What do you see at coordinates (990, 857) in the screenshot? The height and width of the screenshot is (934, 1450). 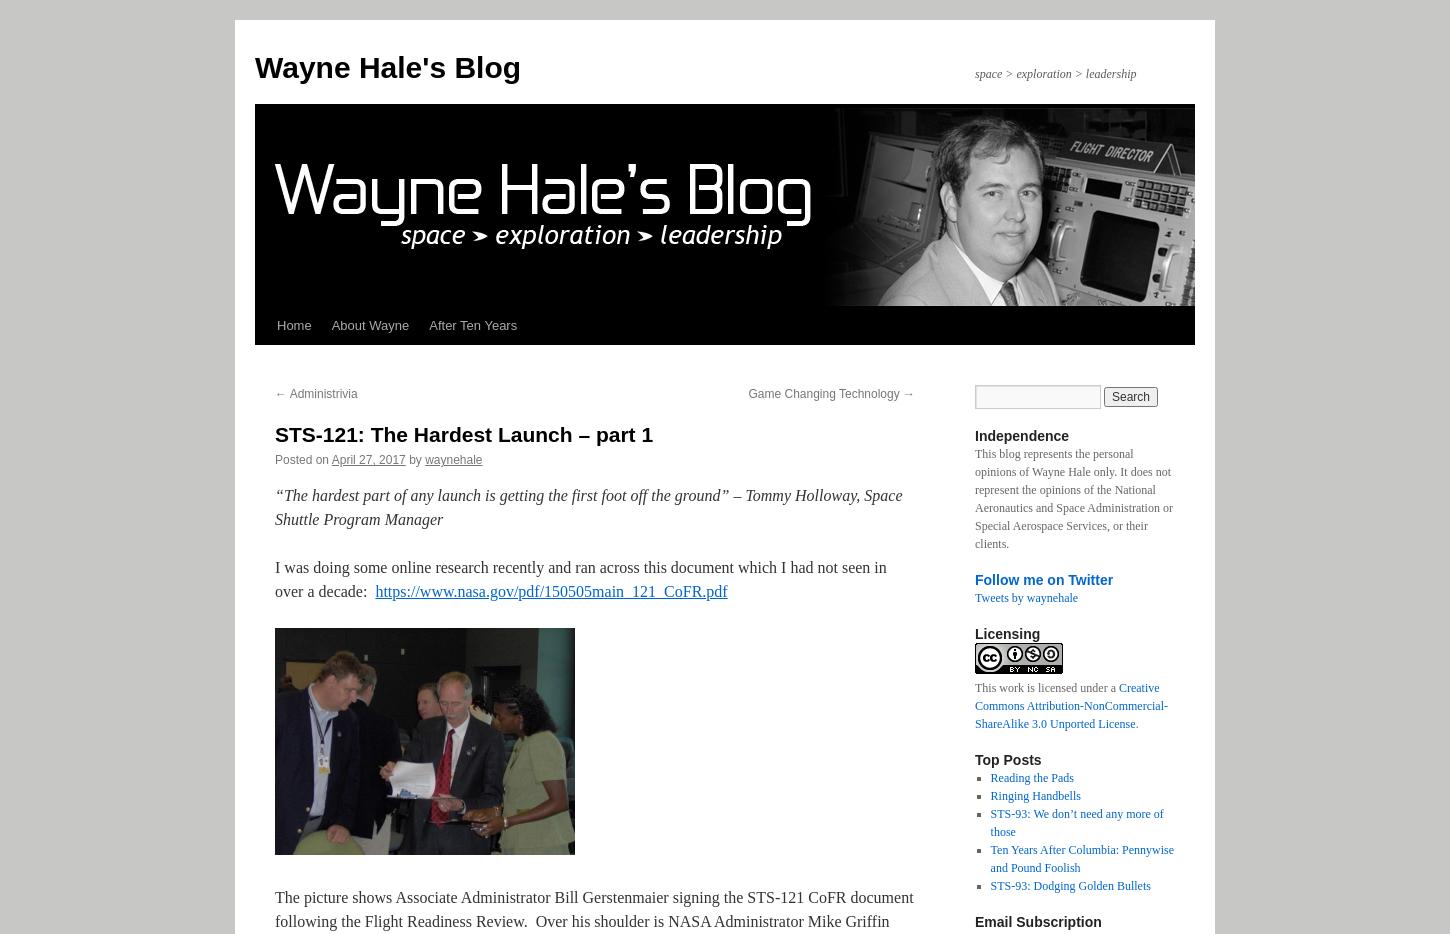 I see `'Ten Years After Columbia:  Pennywise and Pound Foolish'` at bounding box center [990, 857].